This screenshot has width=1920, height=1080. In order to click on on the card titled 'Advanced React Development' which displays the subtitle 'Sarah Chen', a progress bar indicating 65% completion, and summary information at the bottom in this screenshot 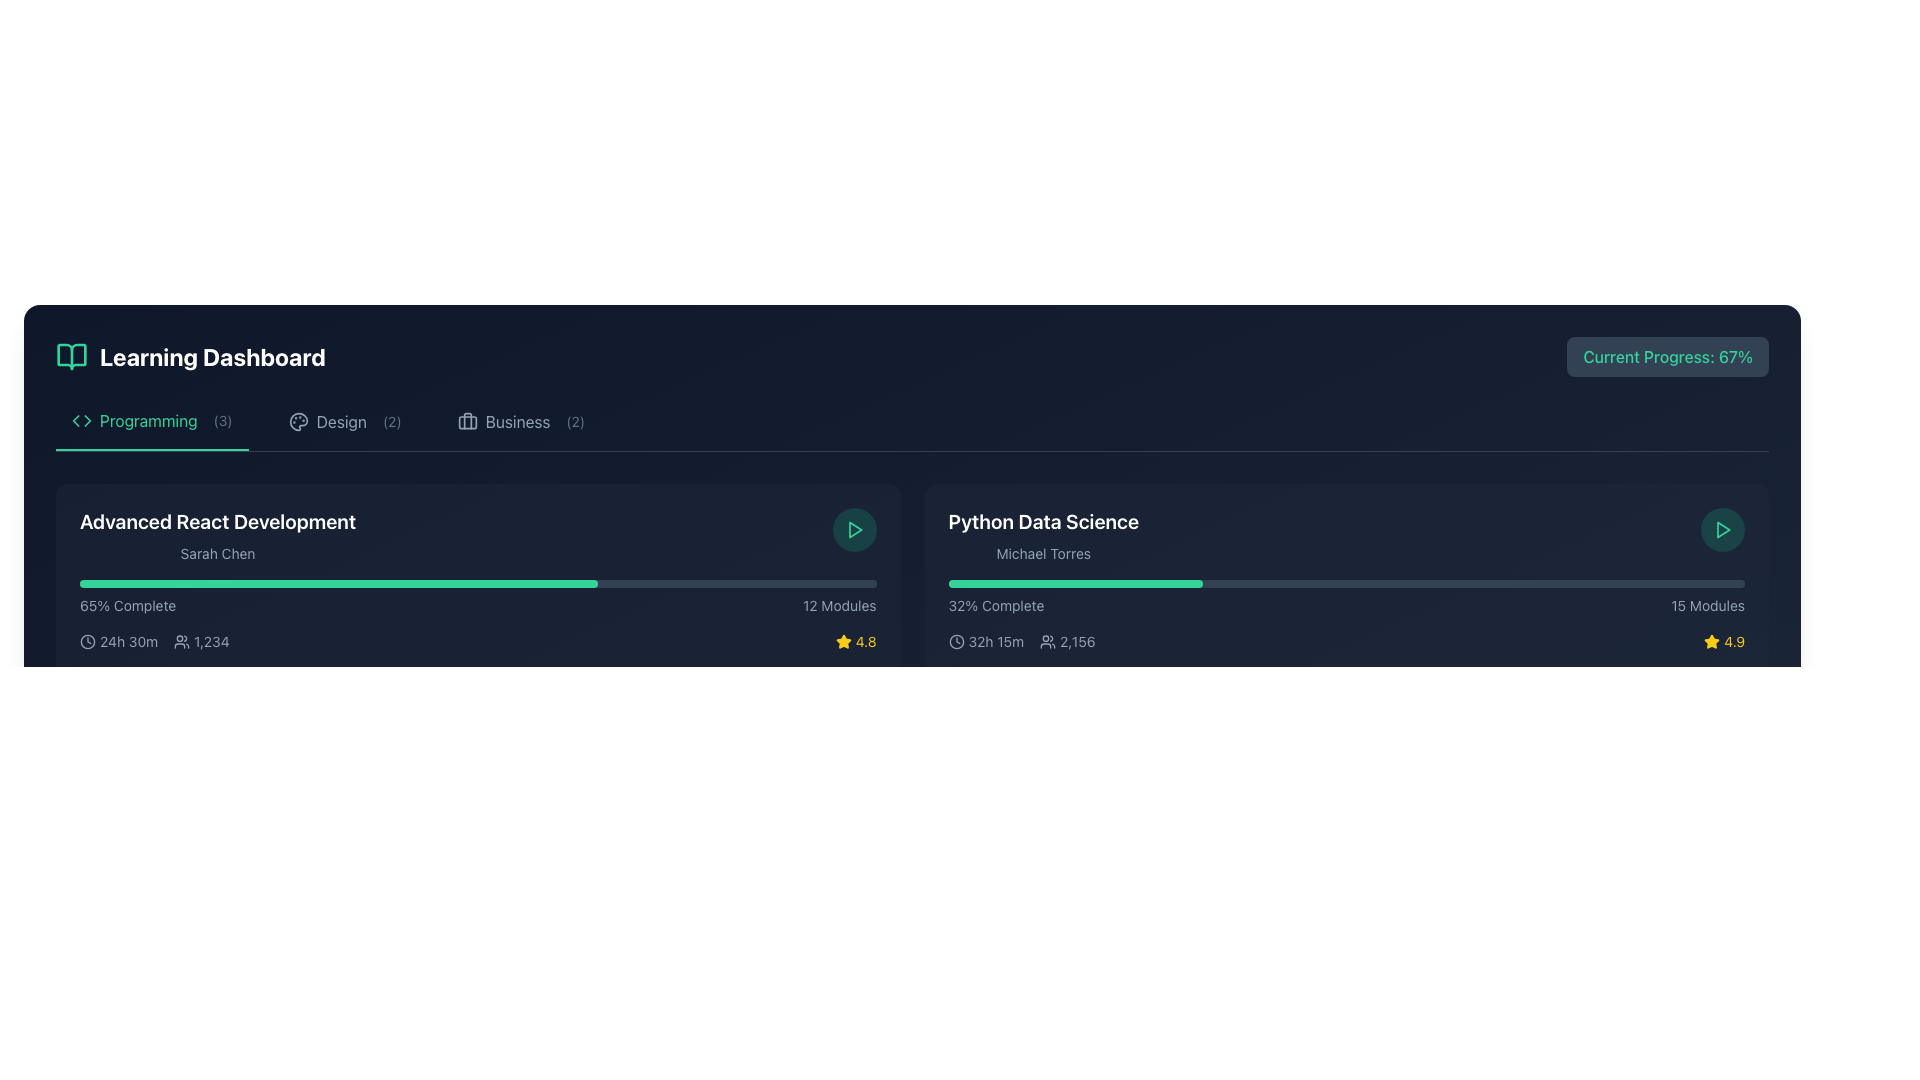, I will do `click(477, 579)`.